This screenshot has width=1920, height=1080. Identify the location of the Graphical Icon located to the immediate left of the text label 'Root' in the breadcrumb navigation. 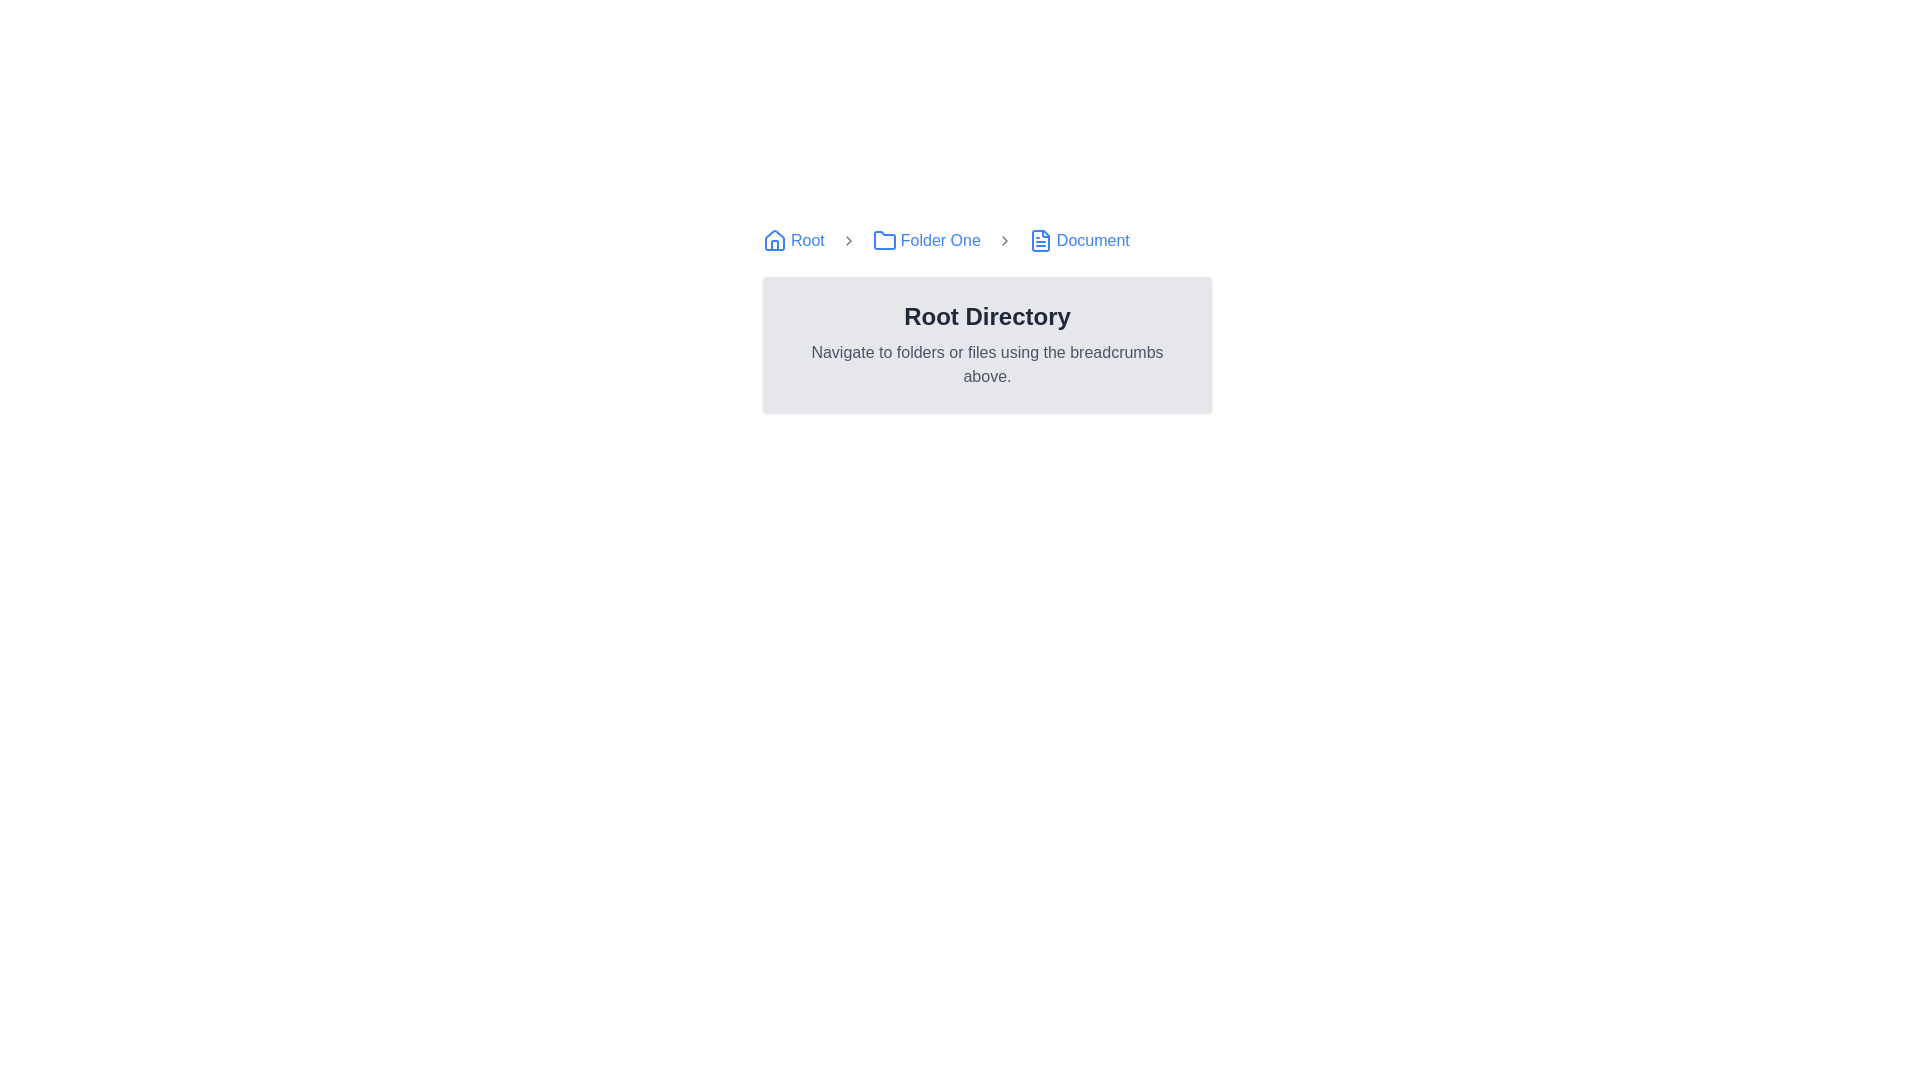
(773, 239).